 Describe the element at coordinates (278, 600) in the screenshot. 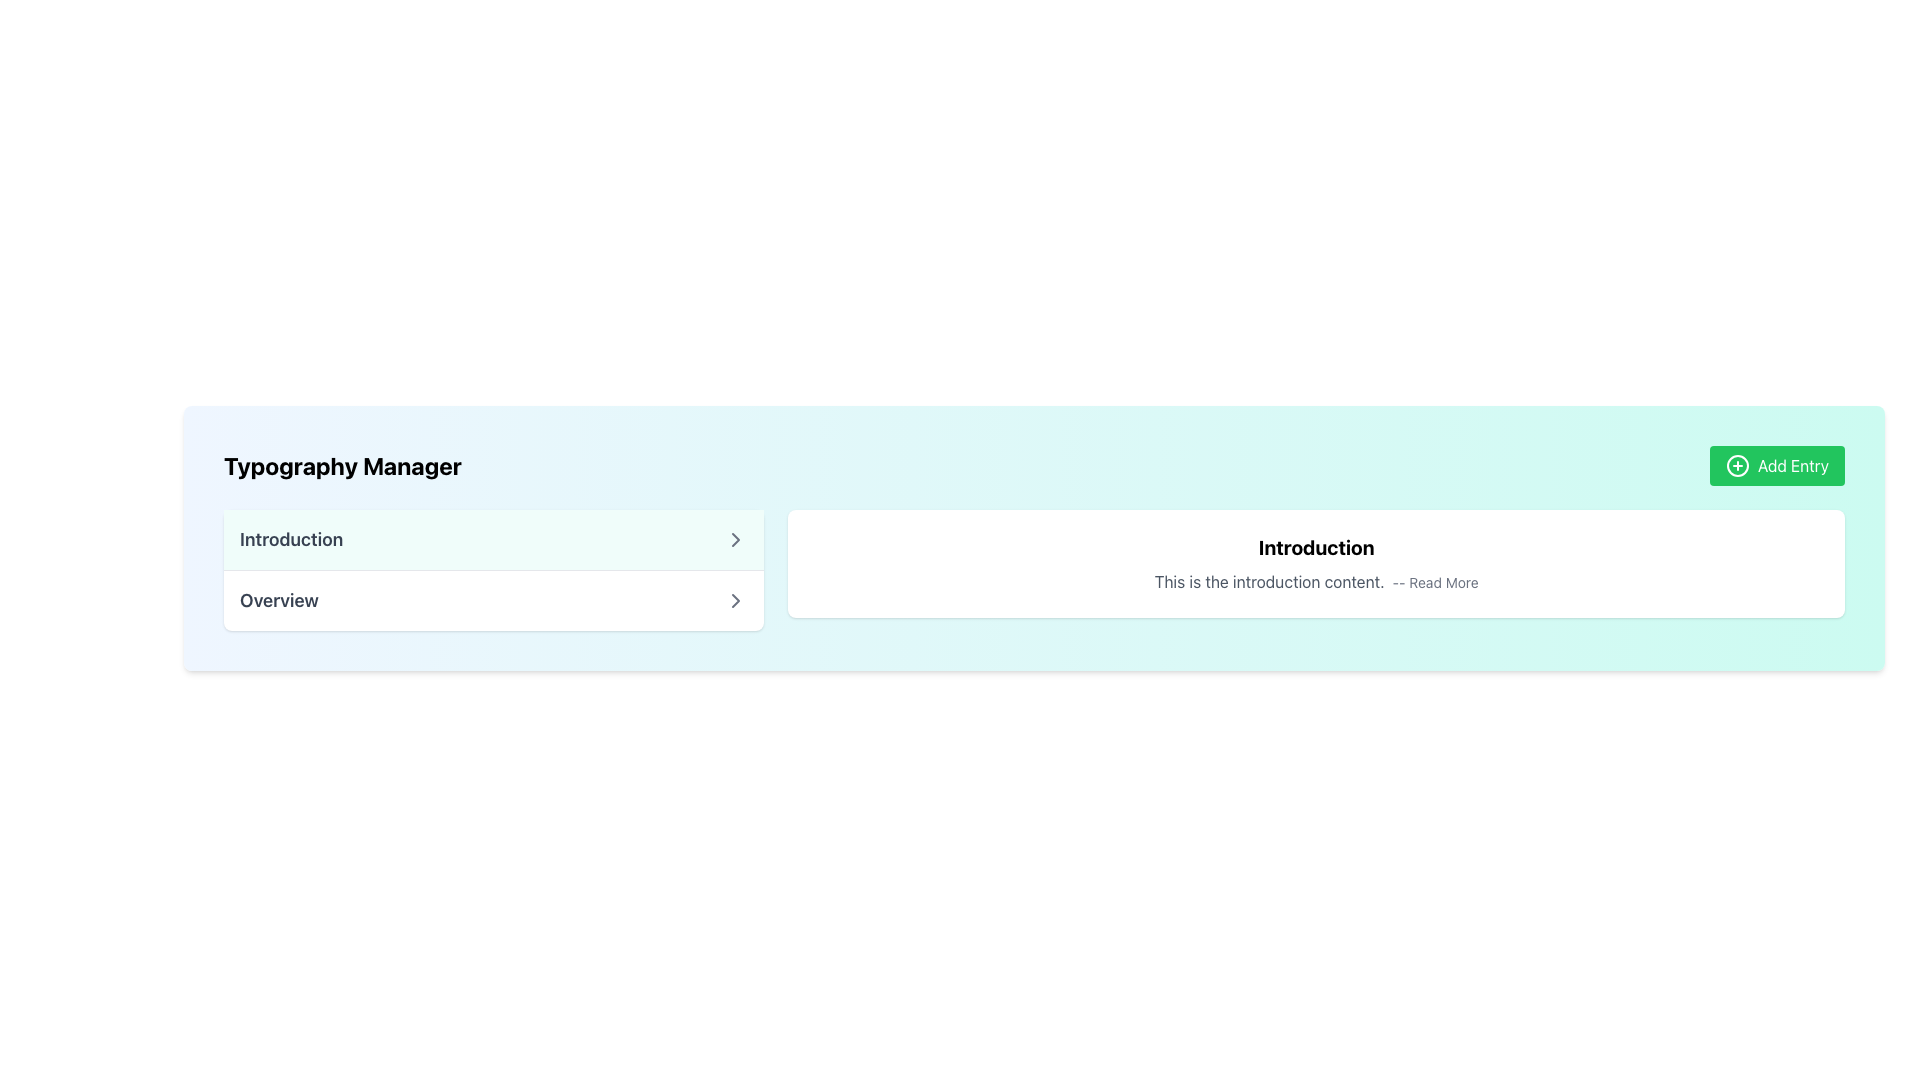

I see `the 'Overview' text label, which is bold and dark gray` at that location.